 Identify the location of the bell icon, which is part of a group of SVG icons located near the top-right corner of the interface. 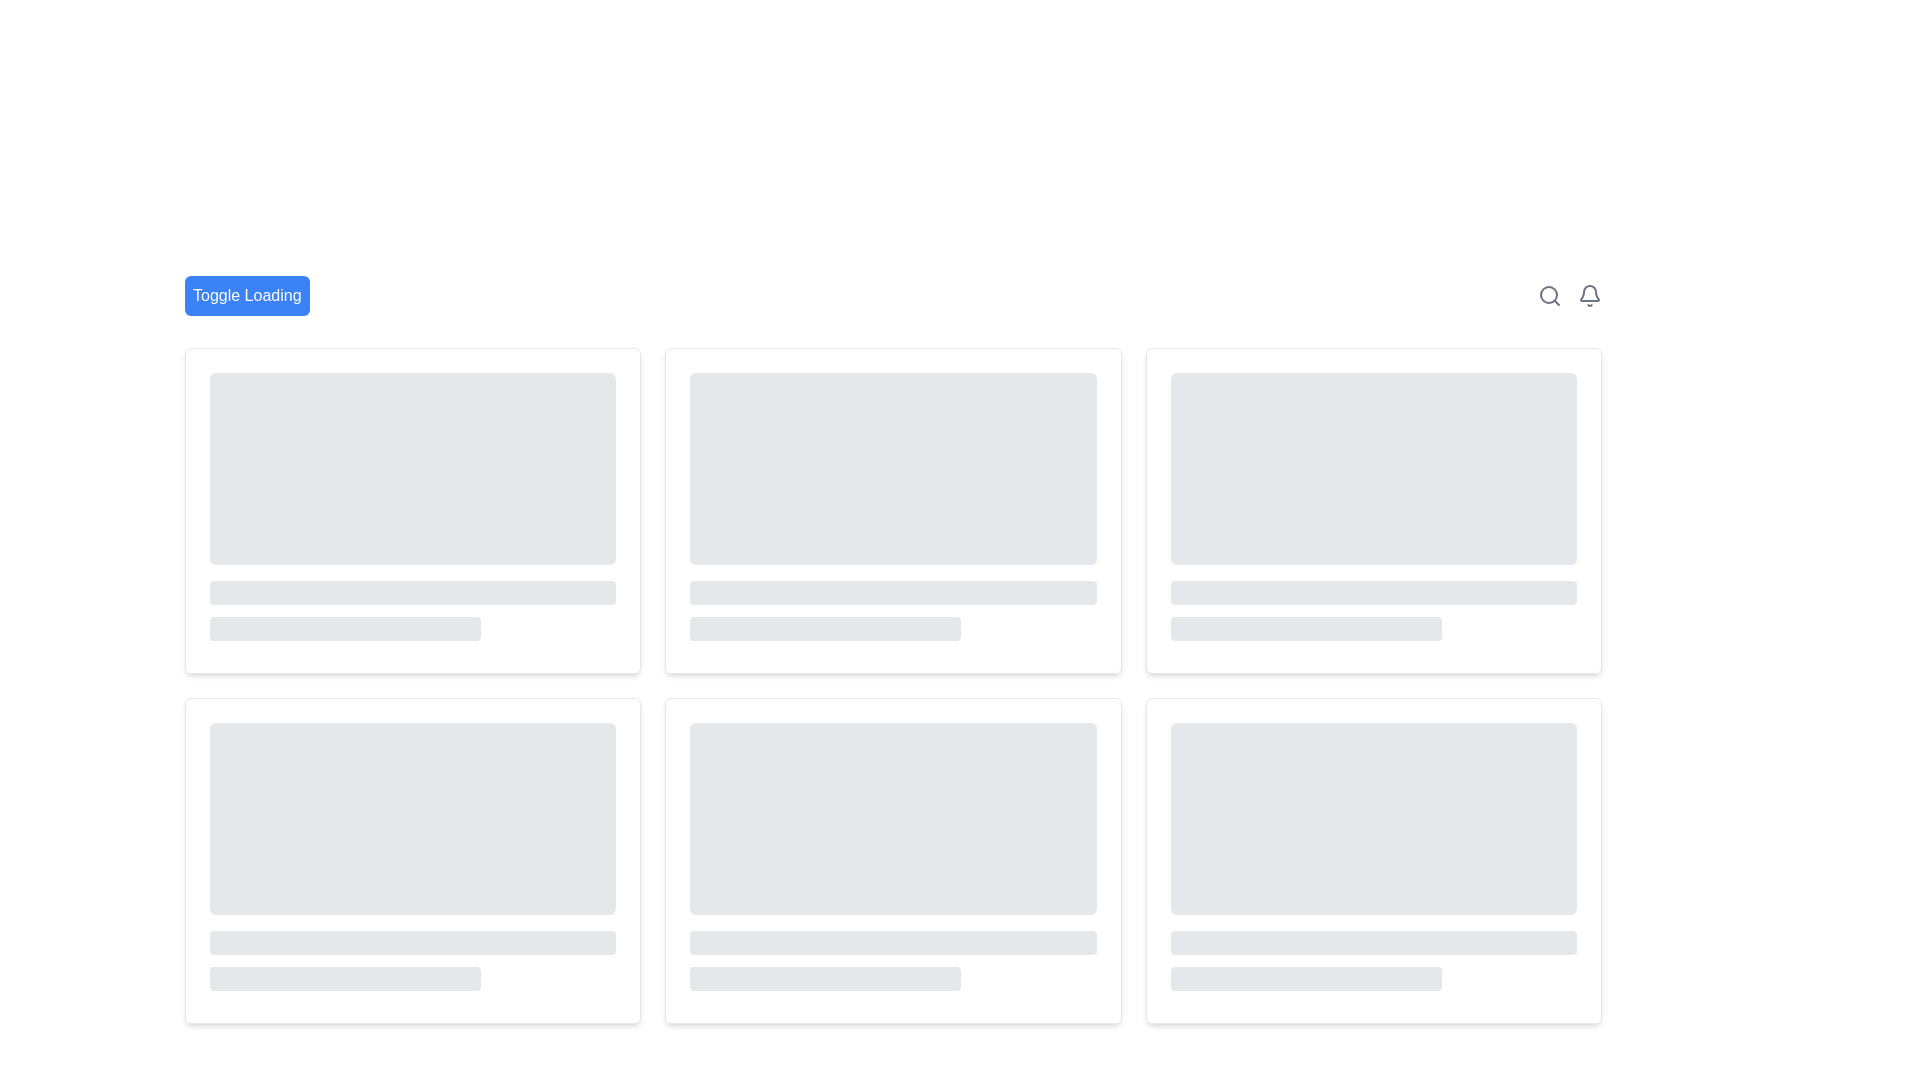
(1588, 293).